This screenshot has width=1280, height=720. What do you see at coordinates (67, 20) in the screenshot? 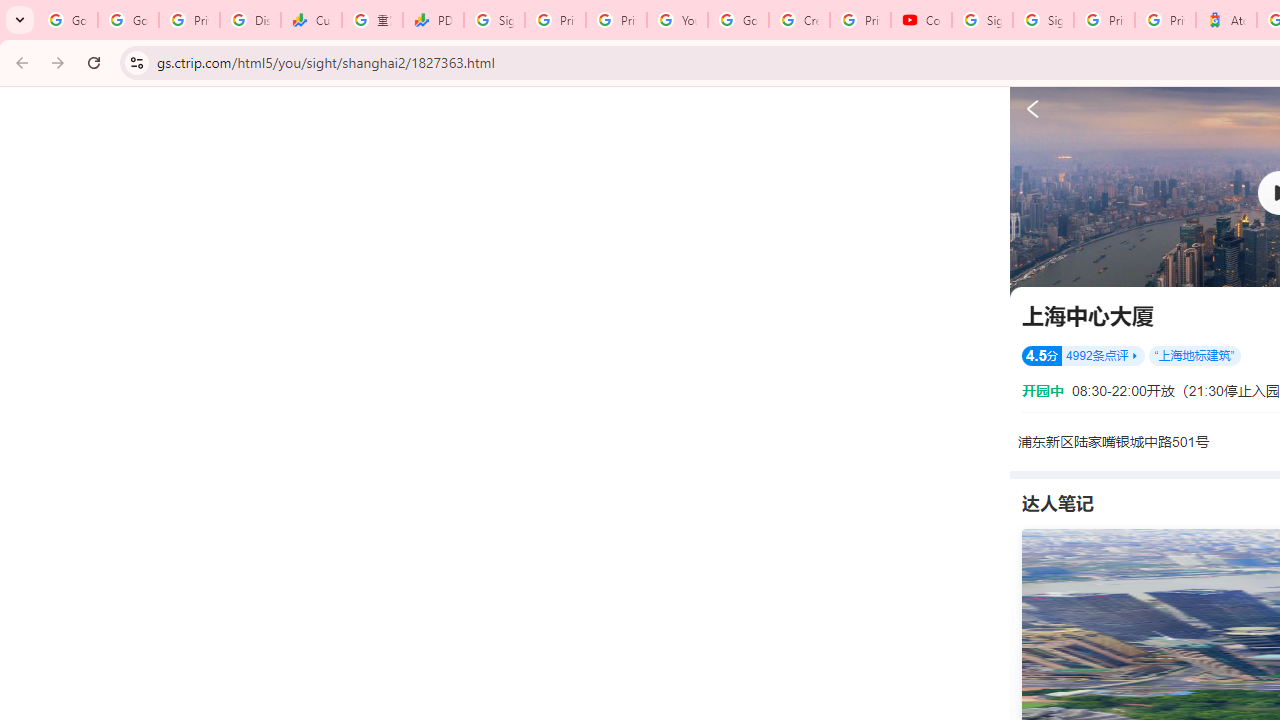
I see `'Google Workspace Admin Community'` at bounding box center [67, 20].